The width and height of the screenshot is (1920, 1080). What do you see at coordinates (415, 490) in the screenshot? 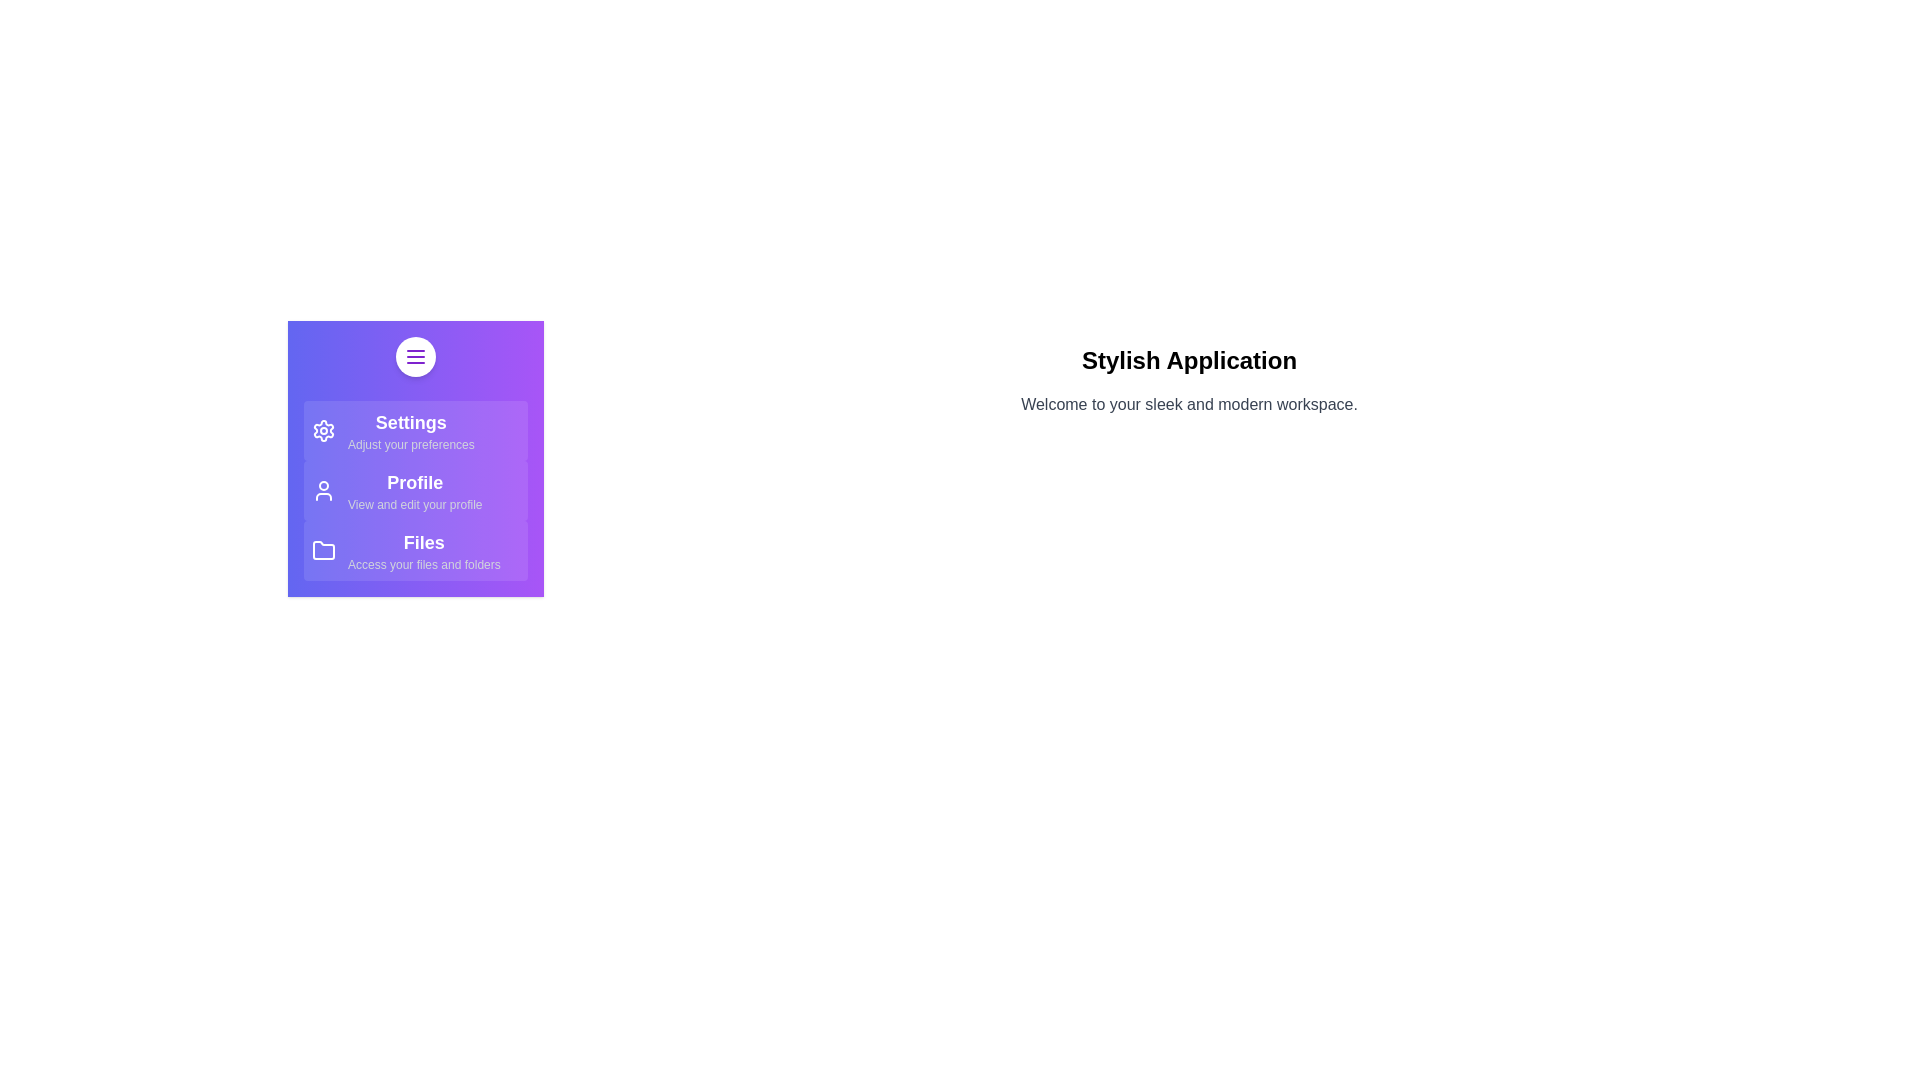
I see `the 'Profile' item in the StylishDrawer to view or edit the profile` at bounding box center [415, 490].